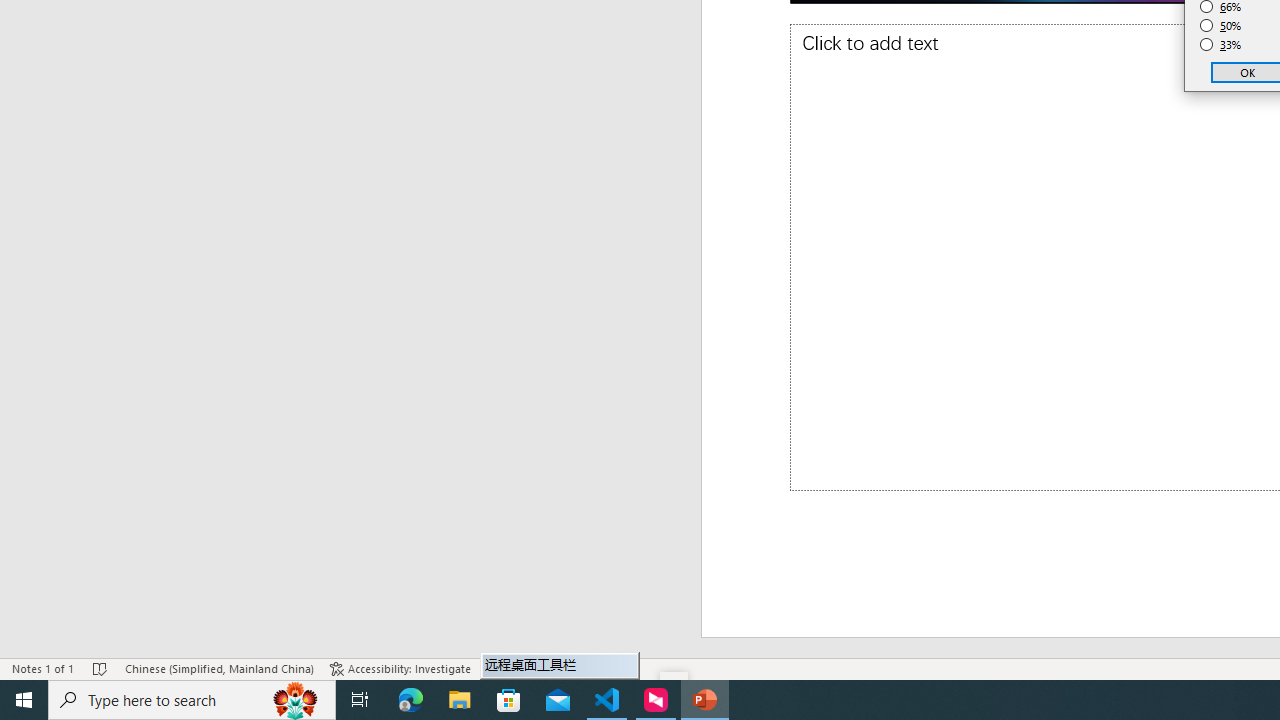 Image resolution: width=1280 pixels, height=720 pixels. I want to click on '33%', so click(1220, 45).